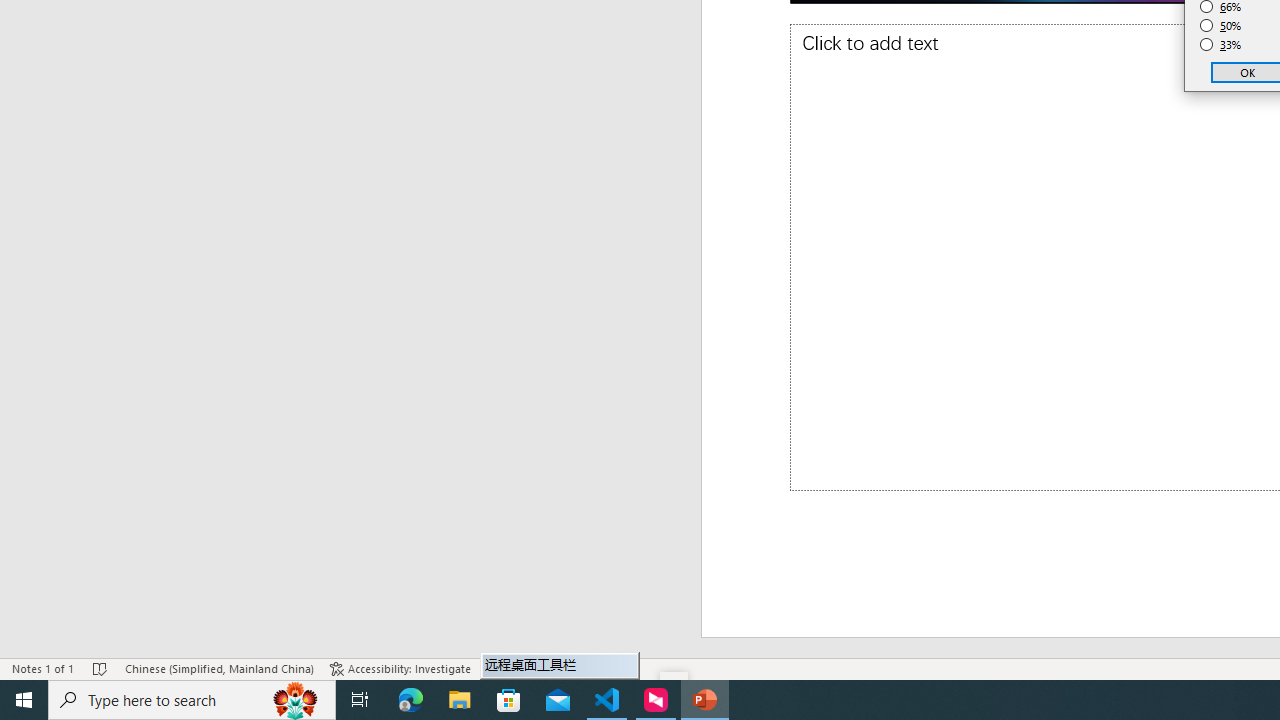 Image resolution: width=1280 pixels, height=720 pixels. I want to click on '33%', so click(1220, 45).